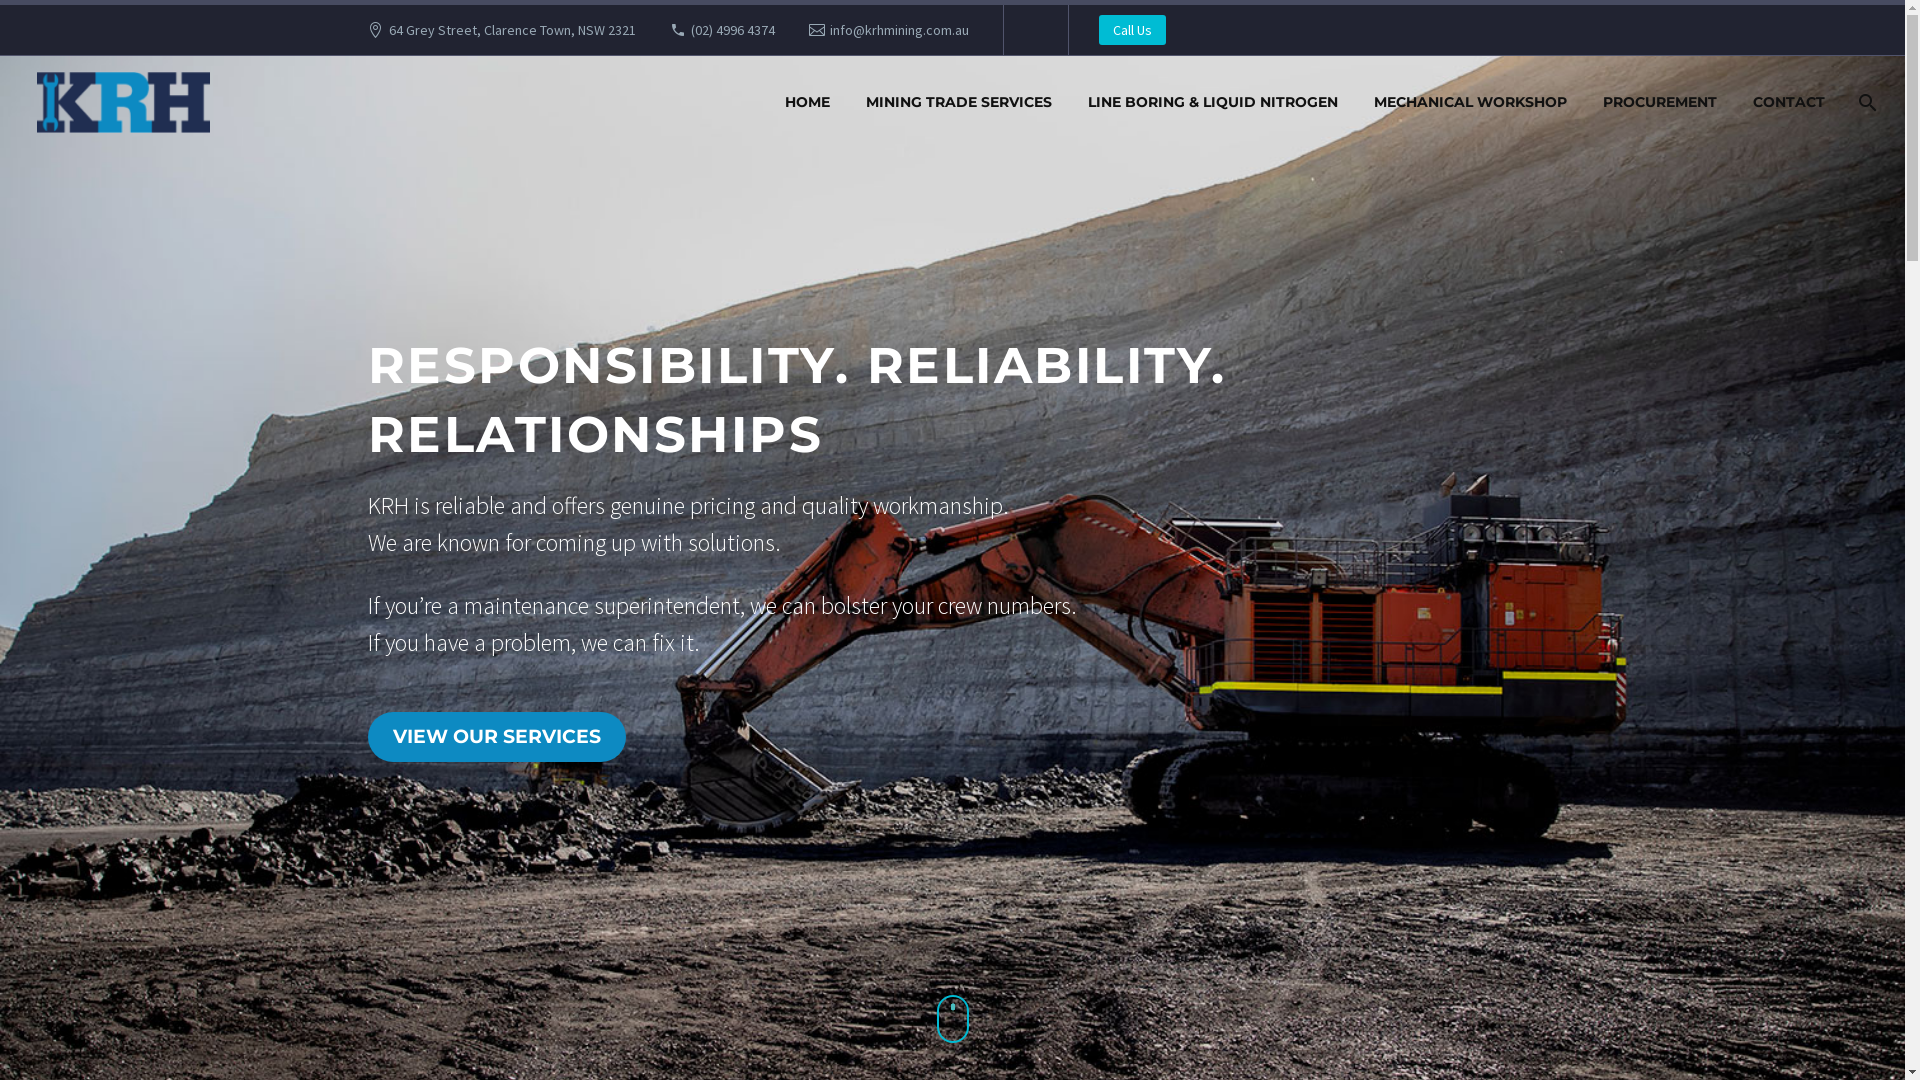 This screenshot has height=1080, width=1920. Describe the element at coordinates (830, 30) in the screenshot. I see `'info@krhmining.com.au'` at that location.